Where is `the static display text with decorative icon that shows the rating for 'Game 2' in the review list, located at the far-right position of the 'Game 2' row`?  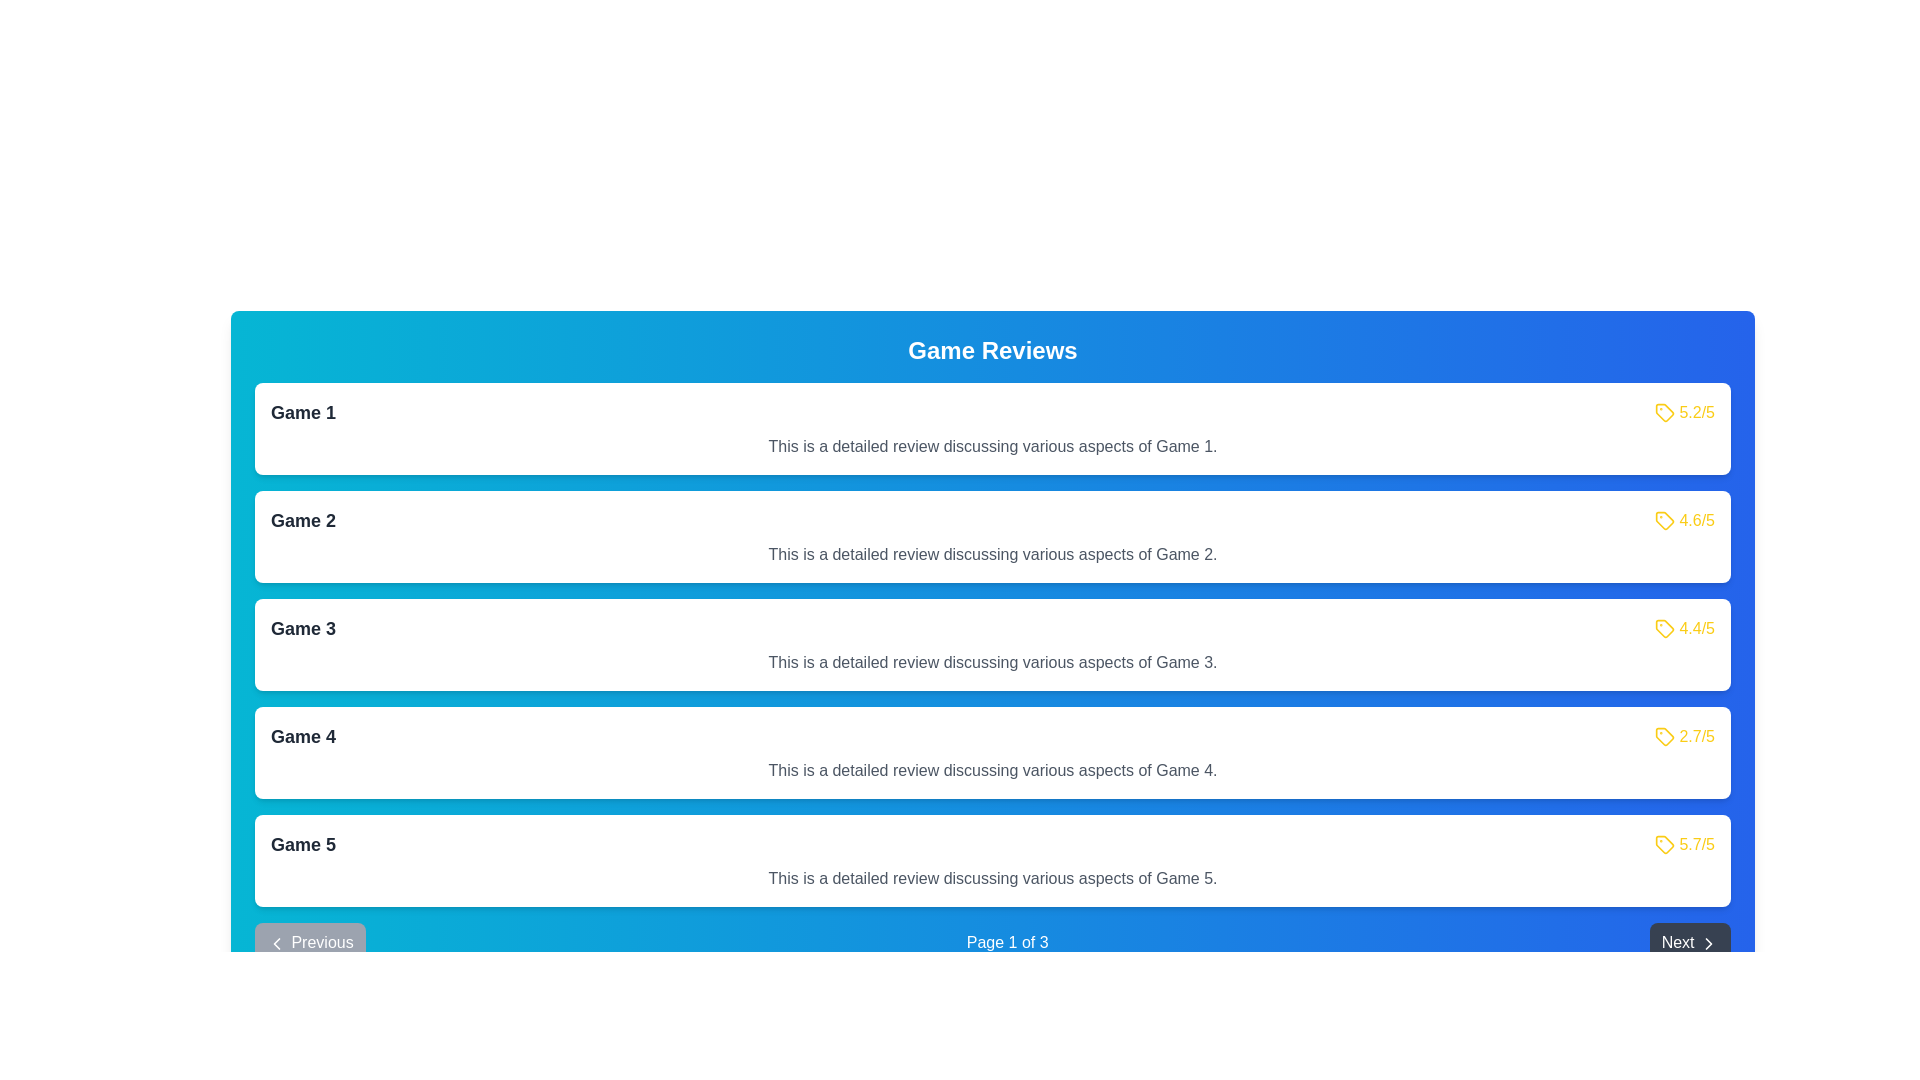
the static display text with decorative icon that shows the rating for 'Game 2' in the review list, located at the far-right position of the 'Game 2' row is located at coordinates (1684, 519).